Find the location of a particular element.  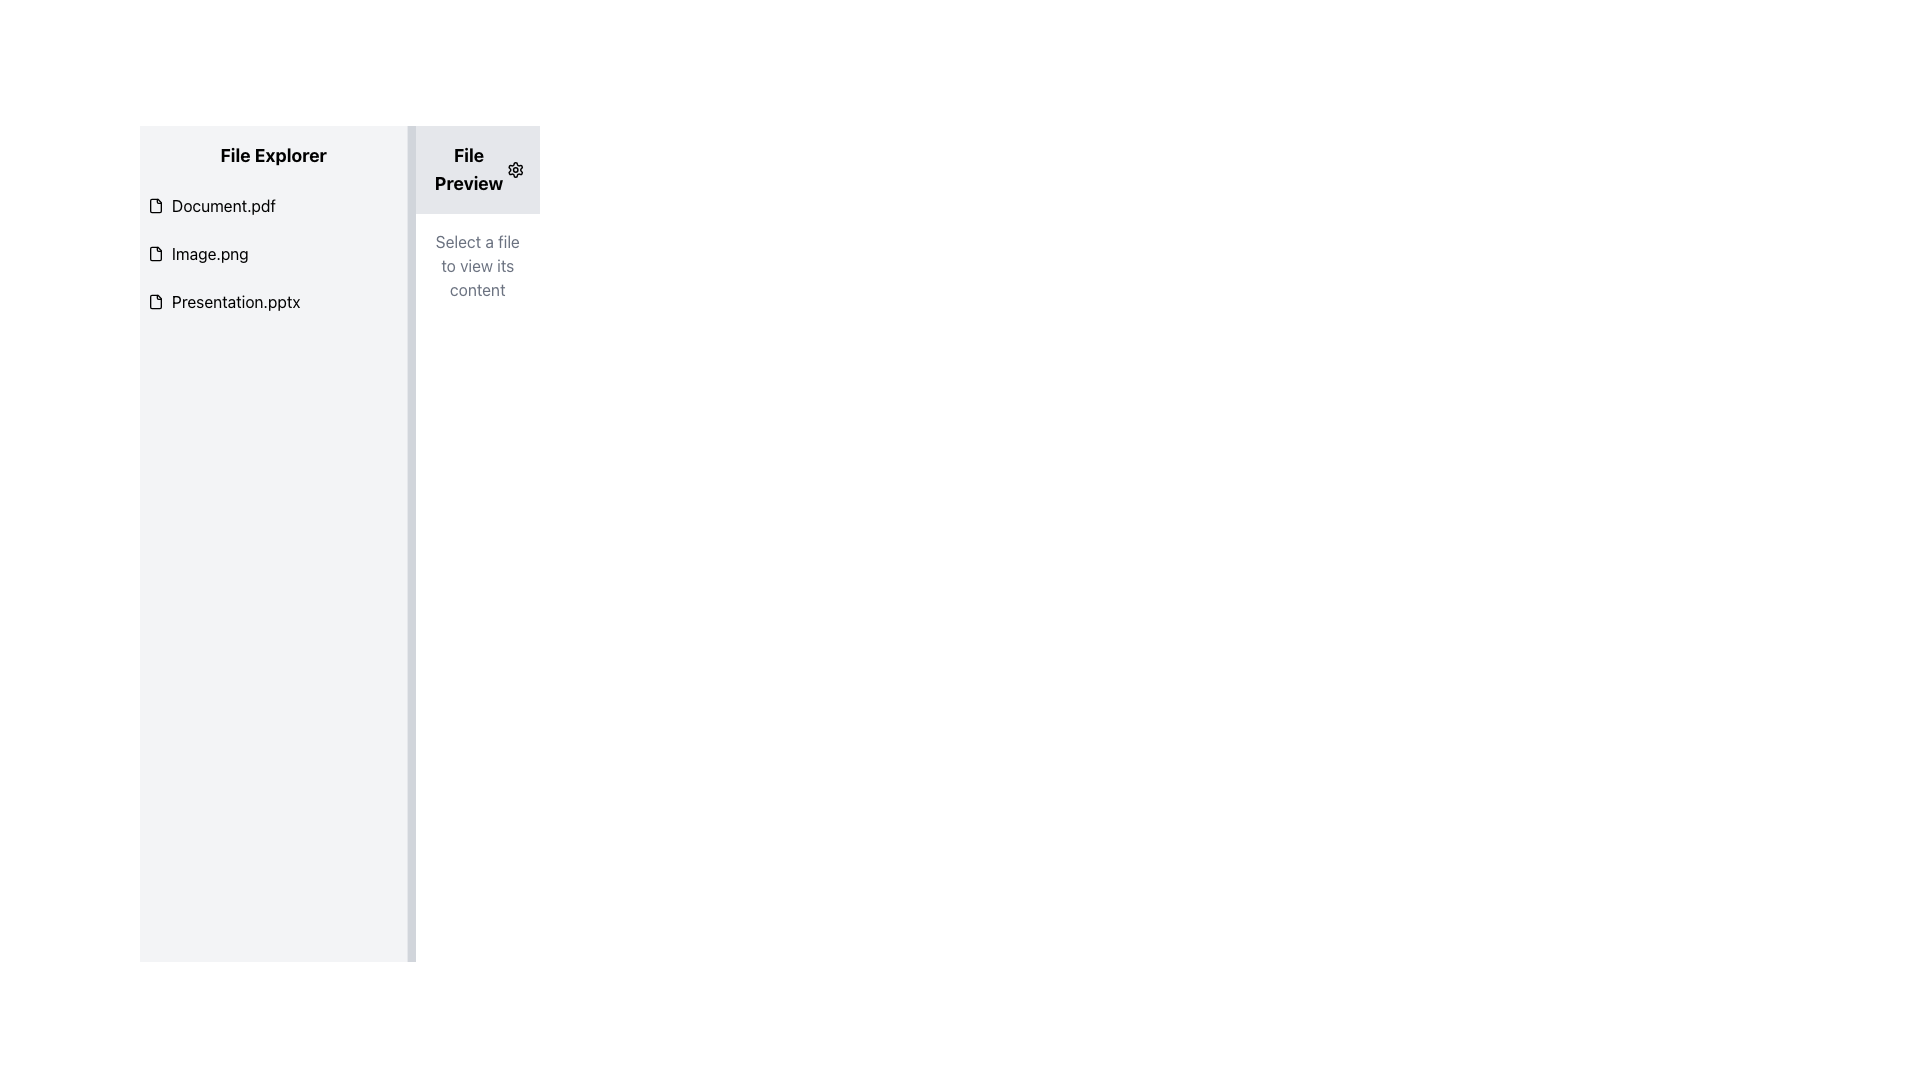

the text label displaying the message 'Select a file is located at coordinates (476, 265).